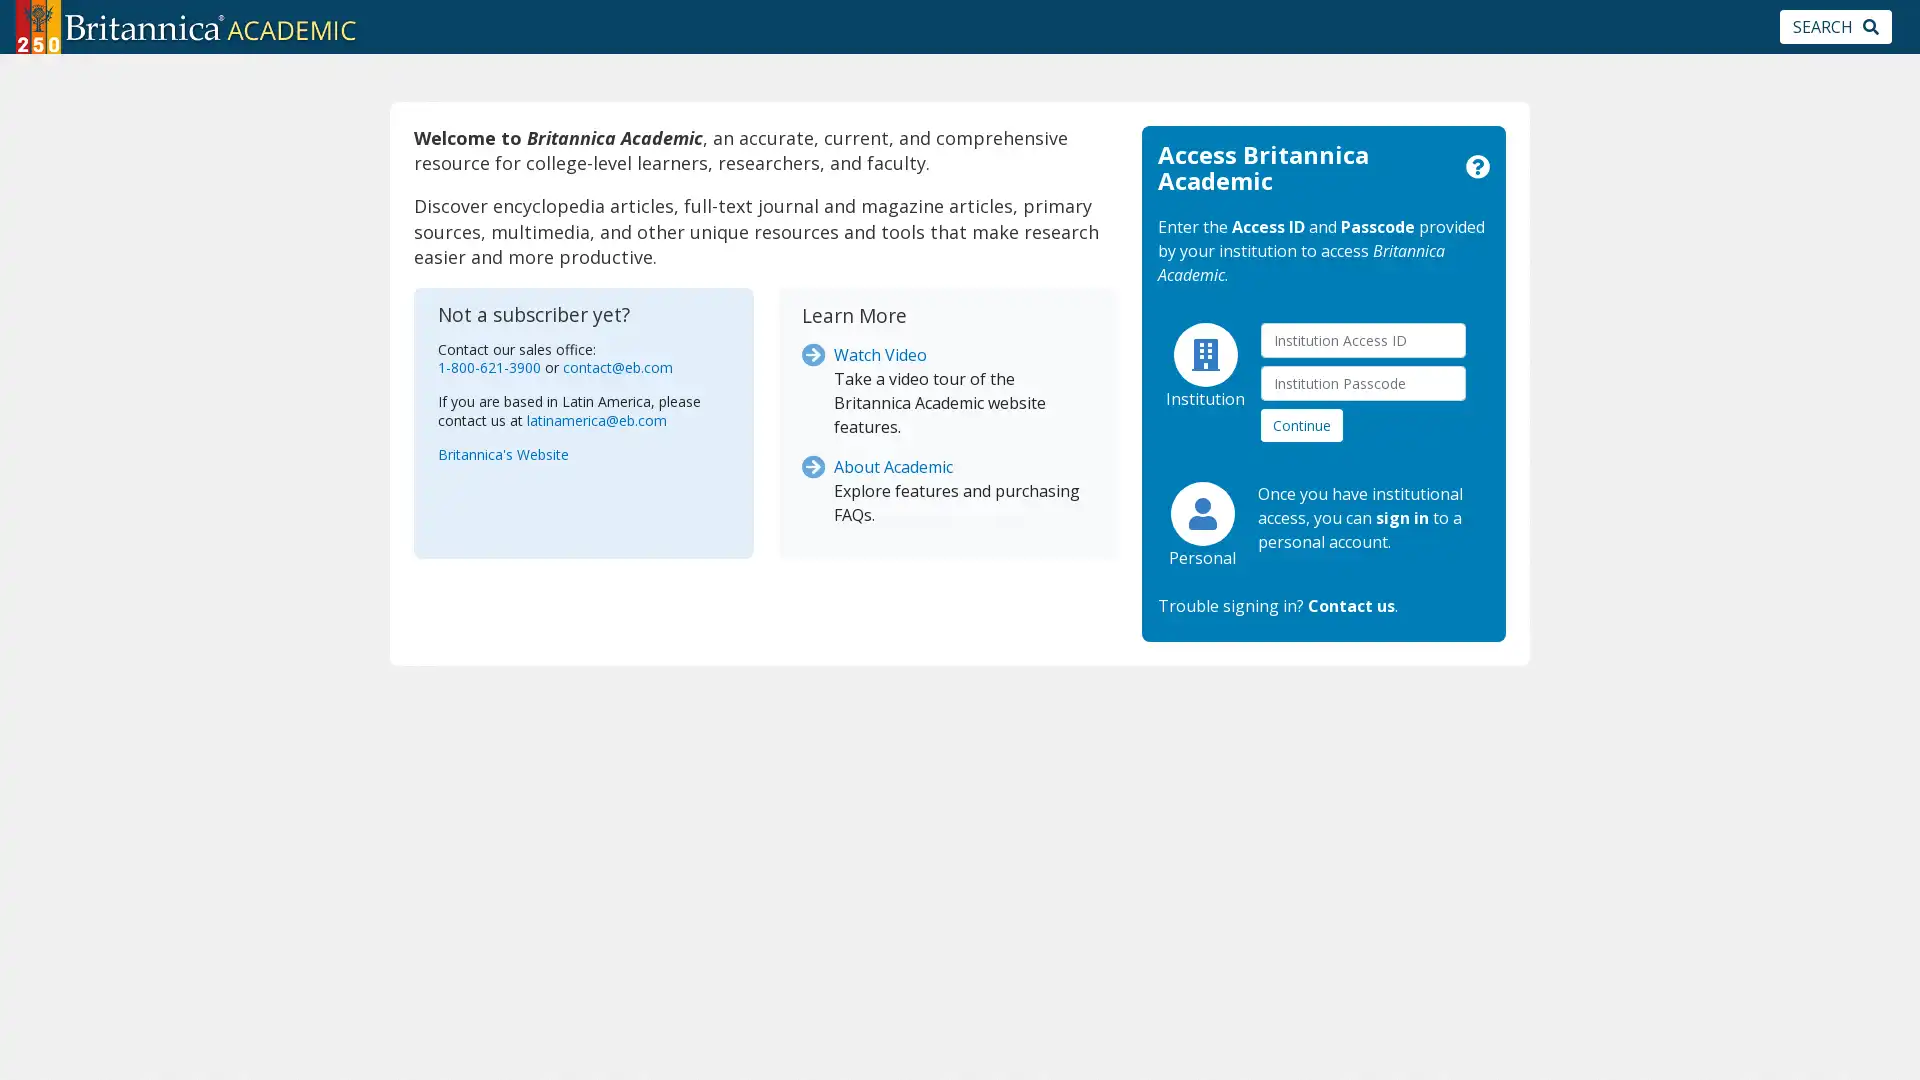  What do you see at coordinates (1301, 423) in the screenshot?
I see `Continue` at bounding box center [1301, 423].